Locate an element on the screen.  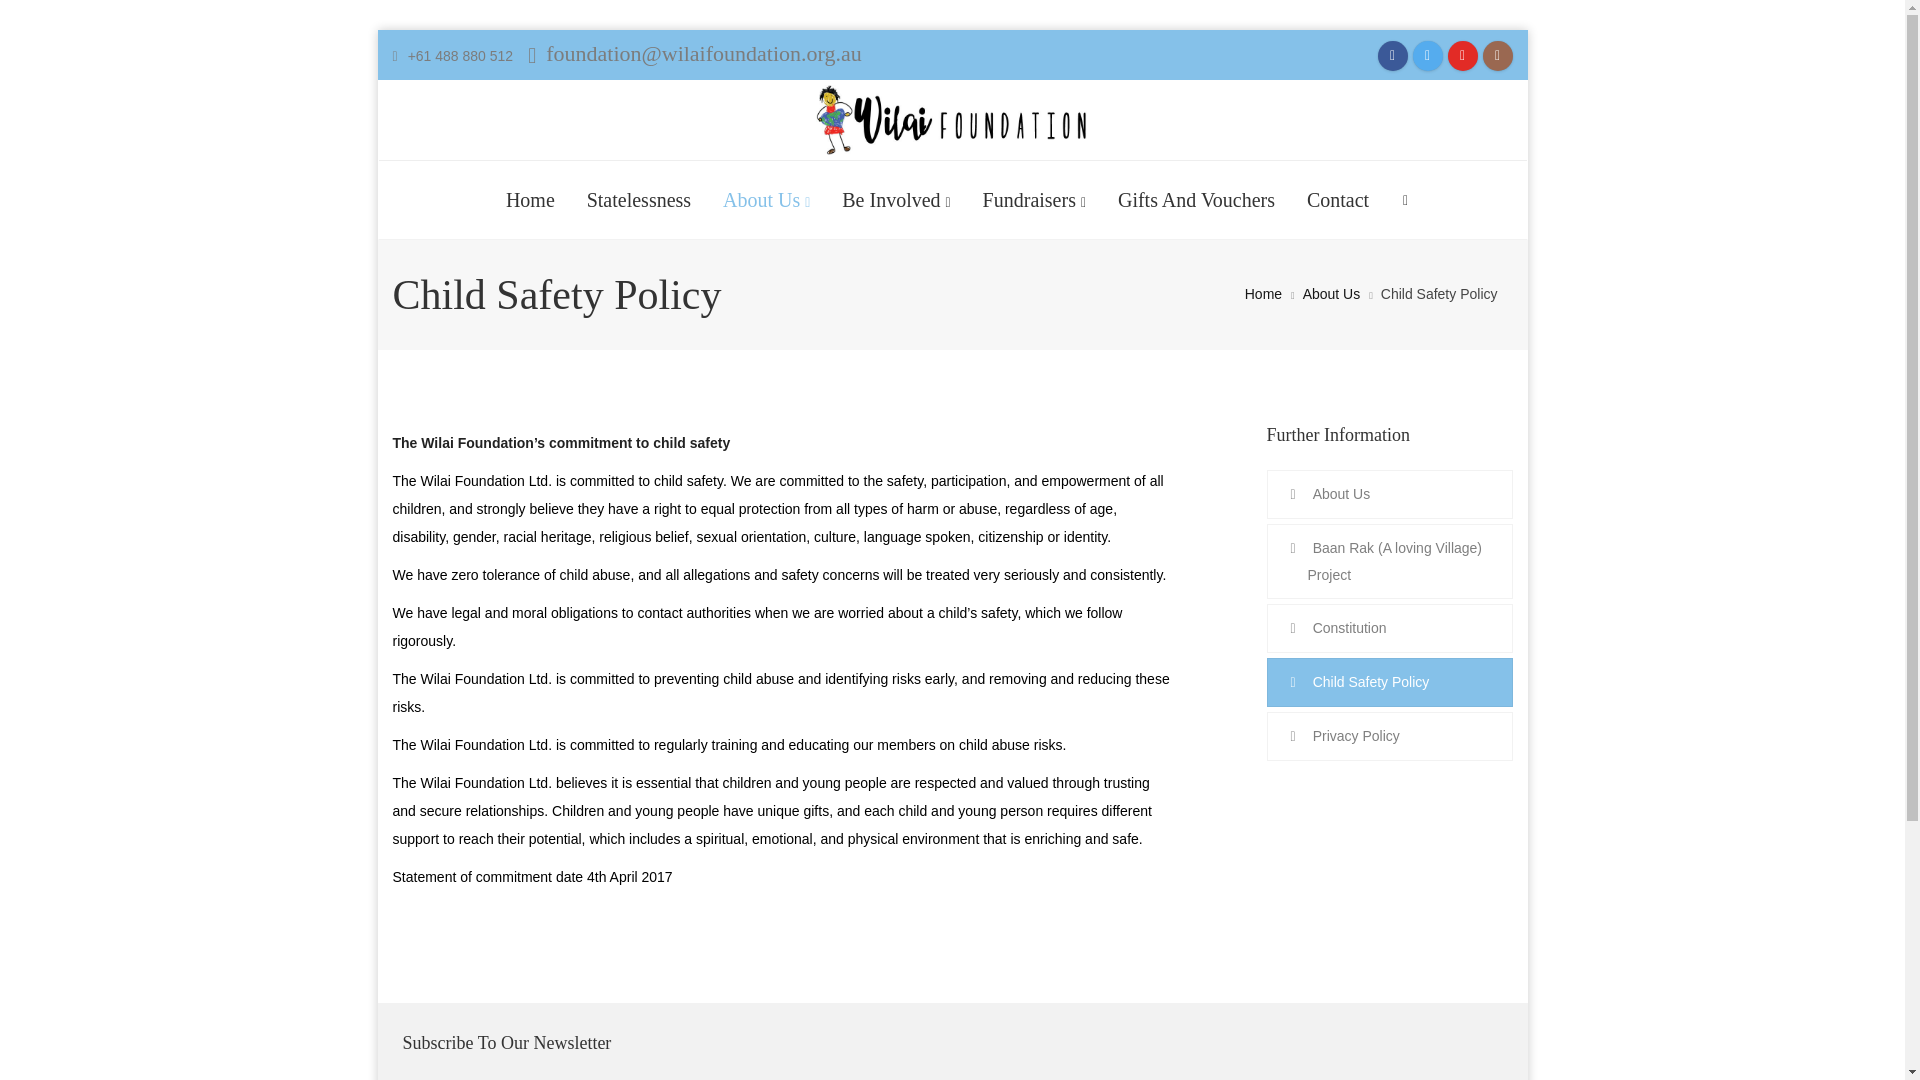
'Constitution' is located at coordinates (1265, 627).